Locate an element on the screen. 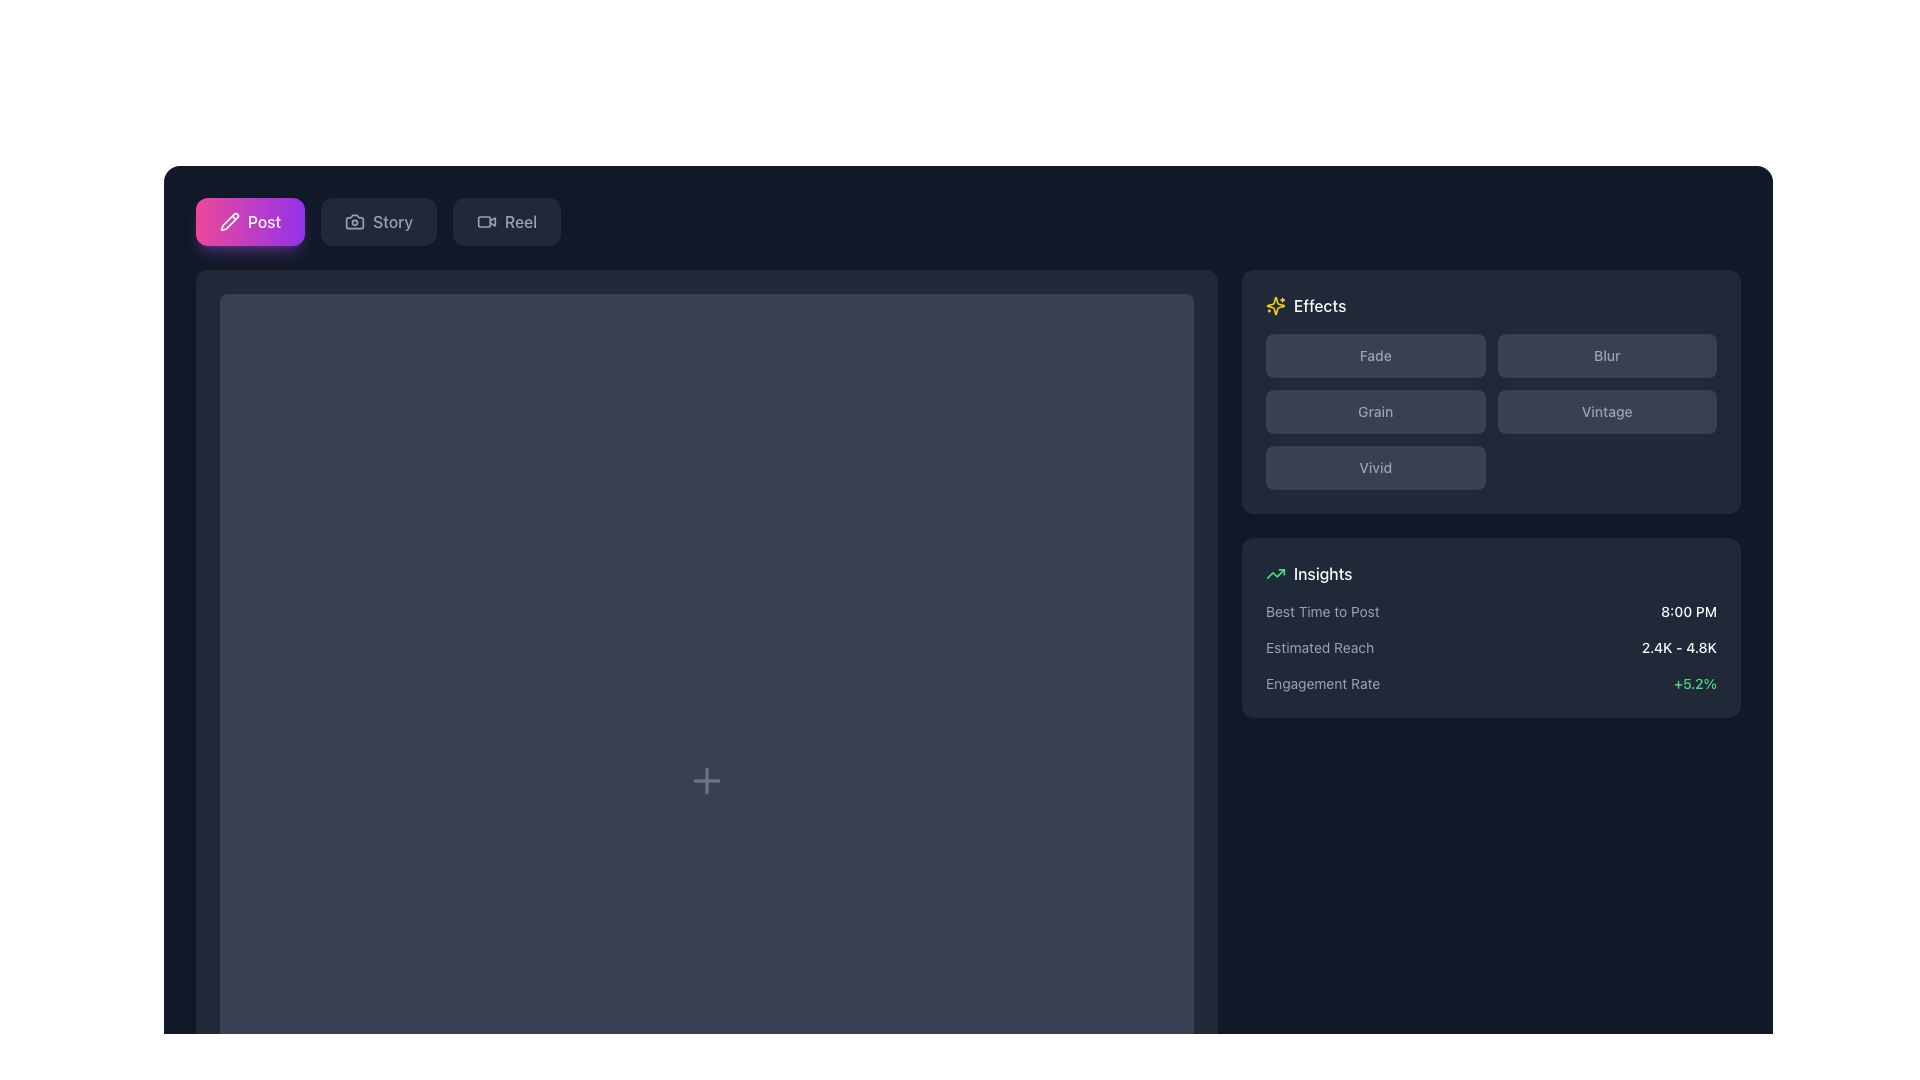  the 'Story' button, which is the second button in the navigation bar is located at coordinates (379, 222).